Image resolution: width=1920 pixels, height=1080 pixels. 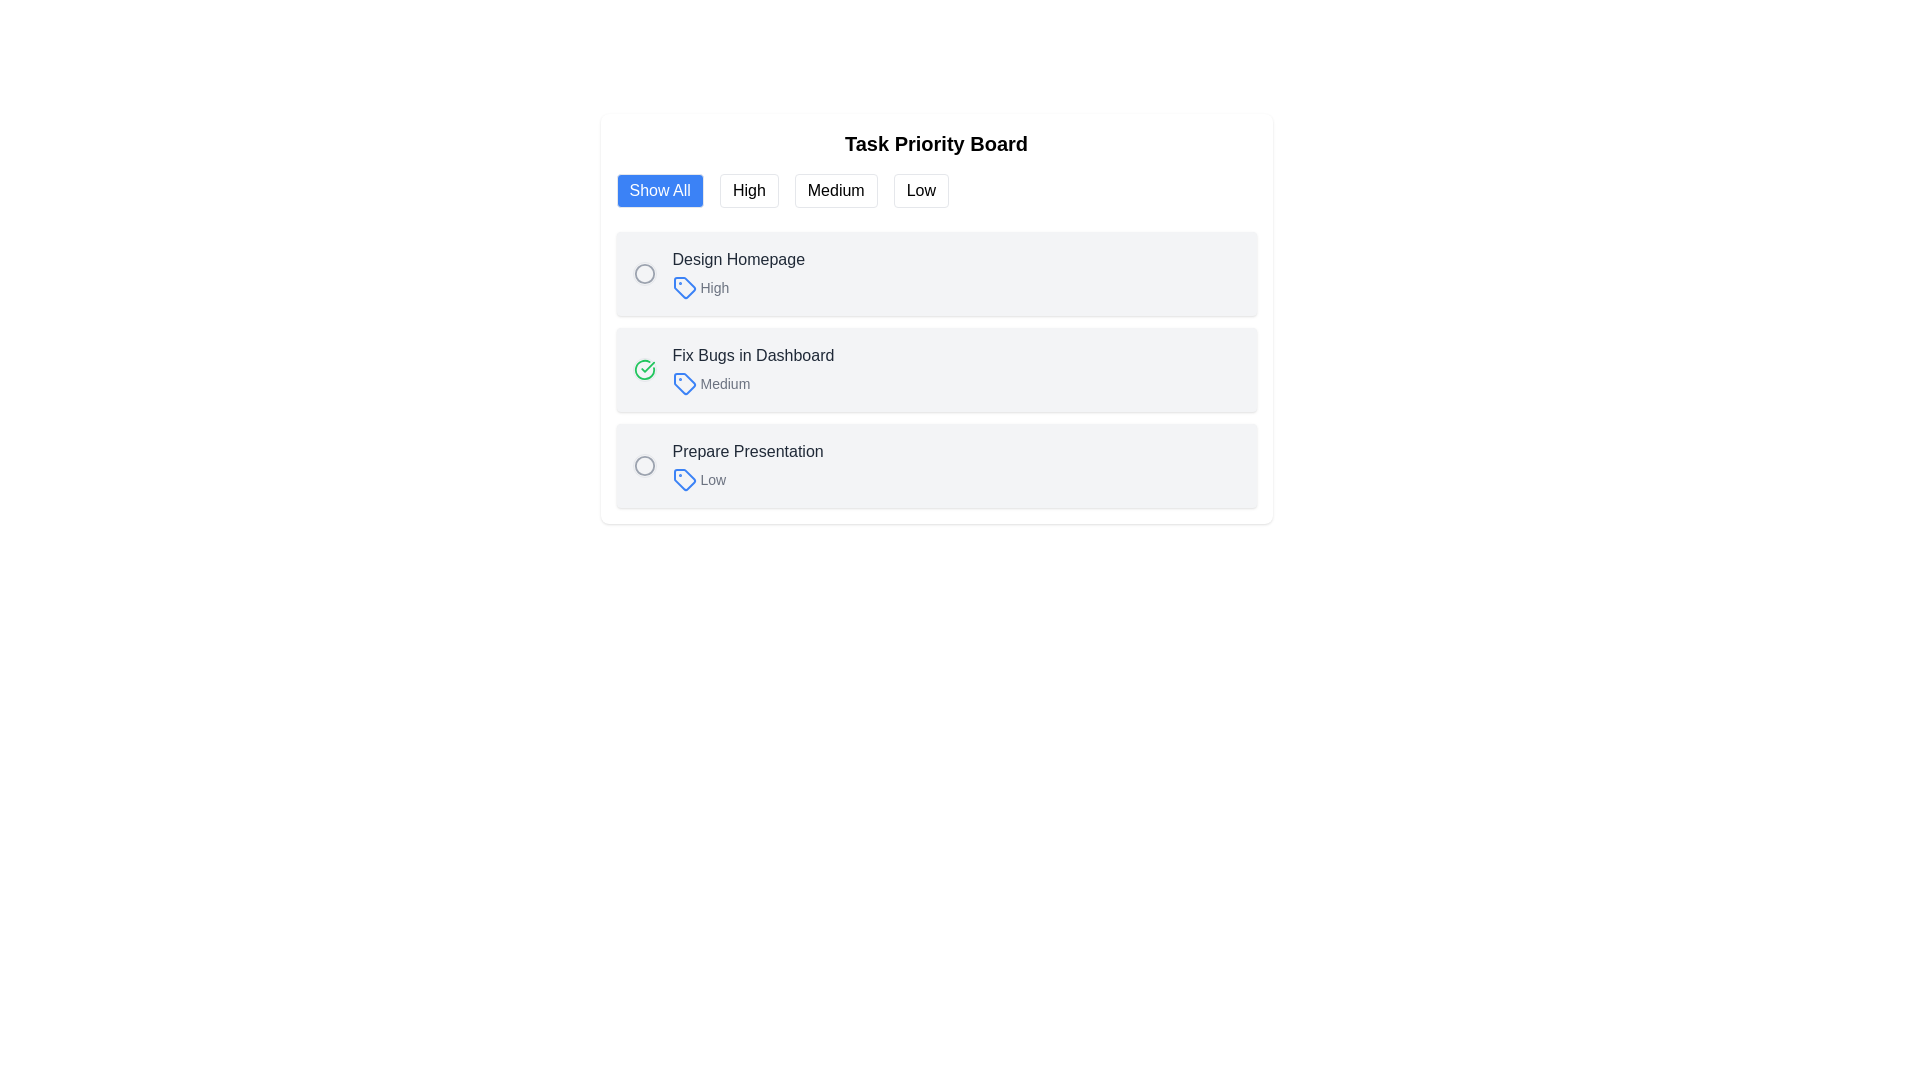 I want to click on the 'Show All' button, which has a blue background and white text, so click(x=660, y=191).